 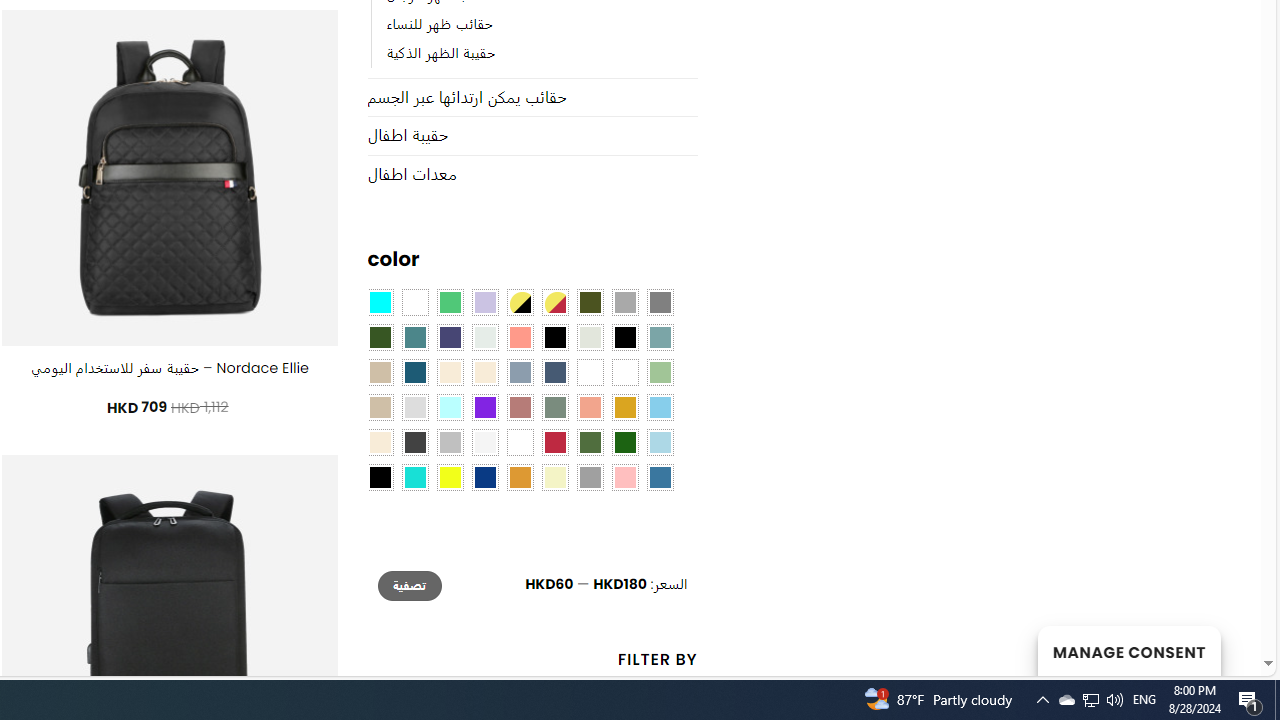 I want to click on 'Cream', so click(x=485, y=372).